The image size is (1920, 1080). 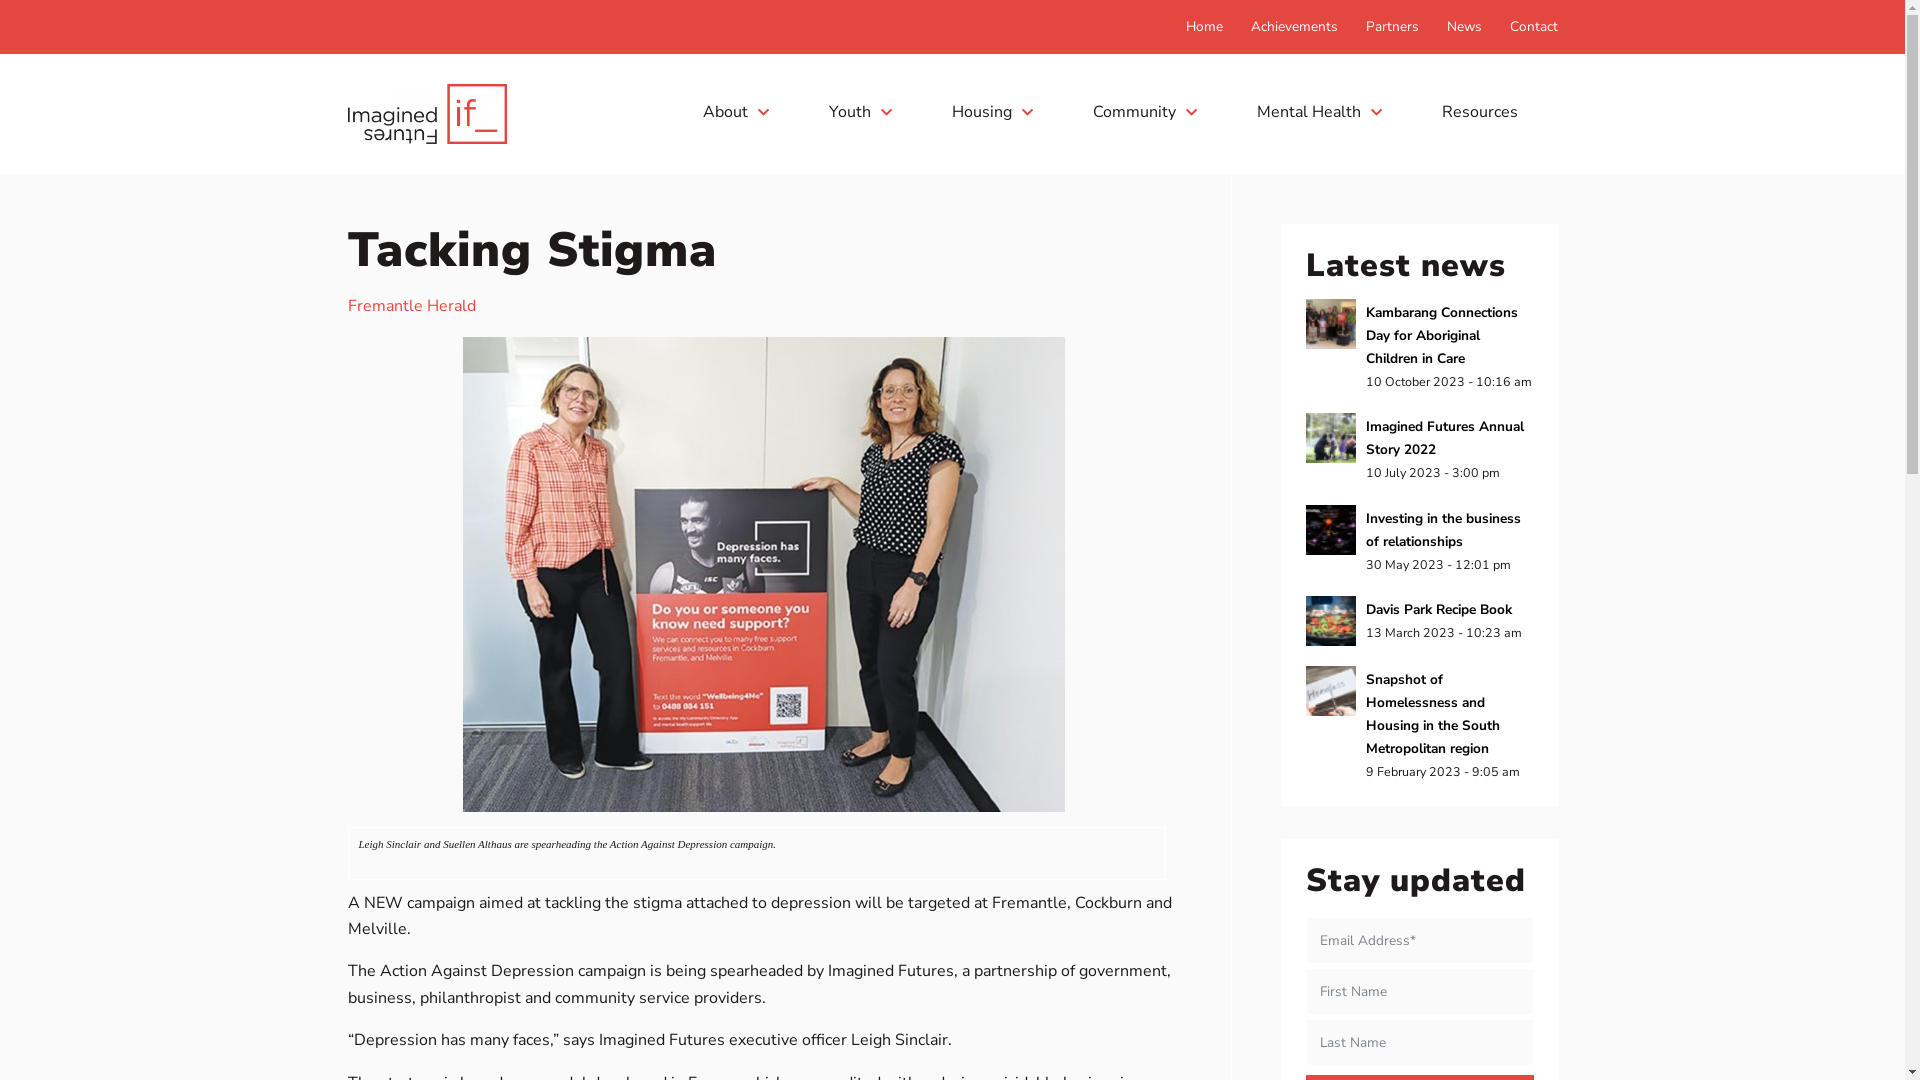 I want to click on 'Achievements', so click(x=1293, y=26).